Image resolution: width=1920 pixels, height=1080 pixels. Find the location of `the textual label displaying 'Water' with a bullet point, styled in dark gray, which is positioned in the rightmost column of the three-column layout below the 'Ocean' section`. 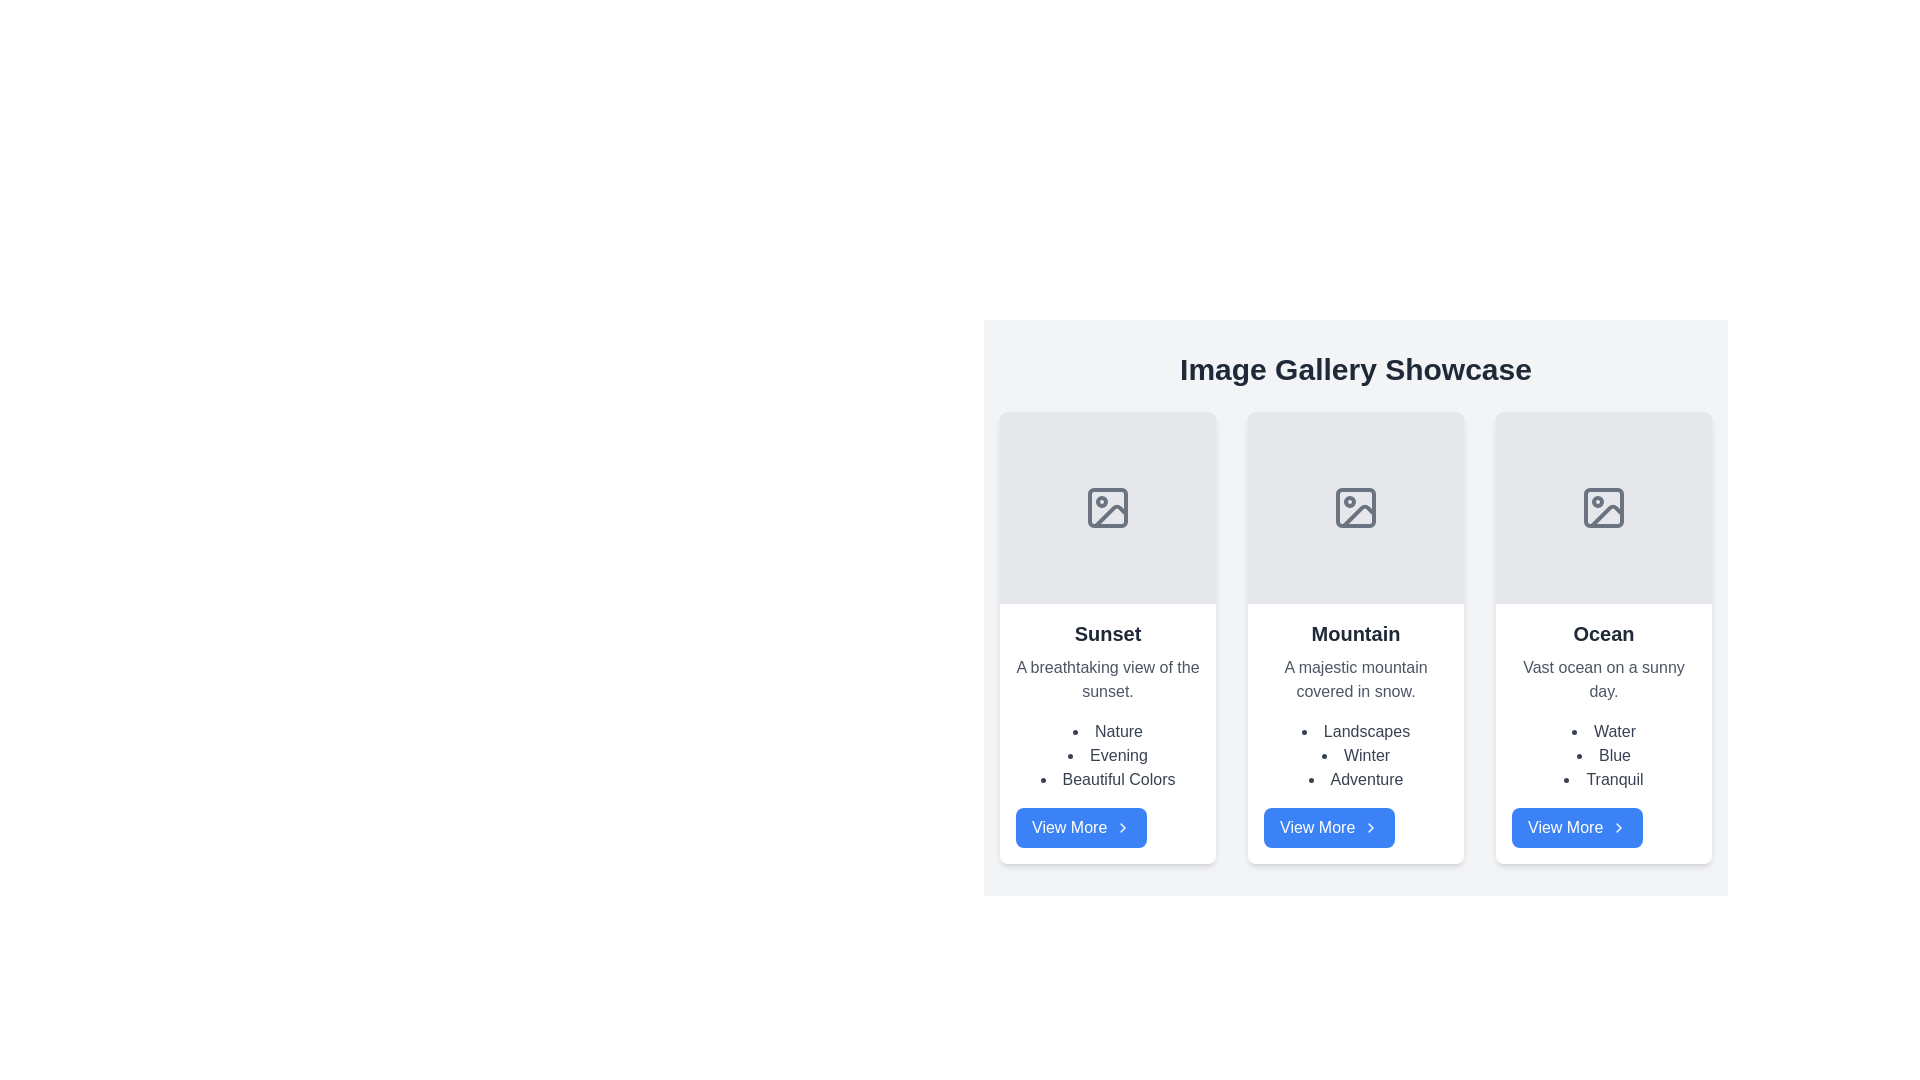

the textual label displaying 'Water' with a bullet point, styled in dark gray, which is positioned in the rightmost column of the three-column layout below the 'Ocean' section is located at coordinates (1603, 732).